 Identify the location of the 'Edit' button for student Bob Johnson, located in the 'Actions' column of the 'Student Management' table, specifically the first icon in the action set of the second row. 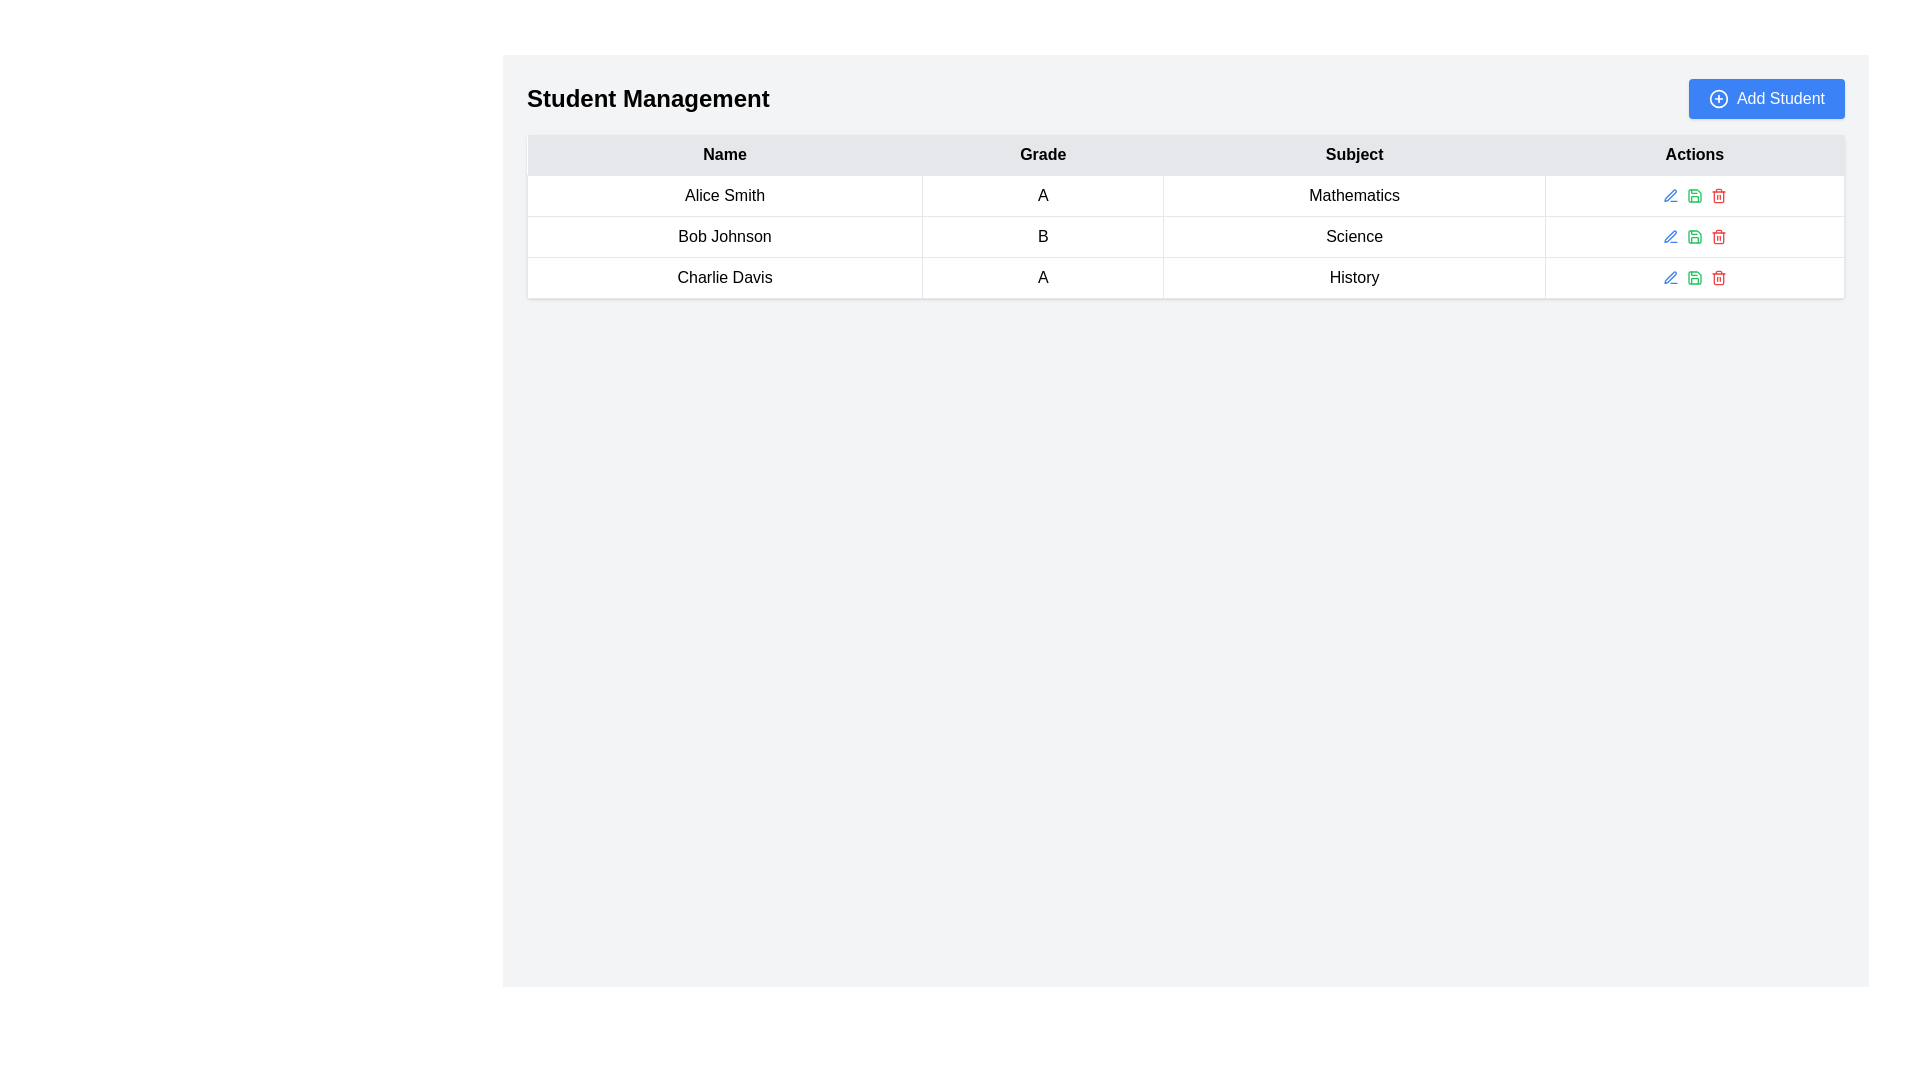
(1670, 196).